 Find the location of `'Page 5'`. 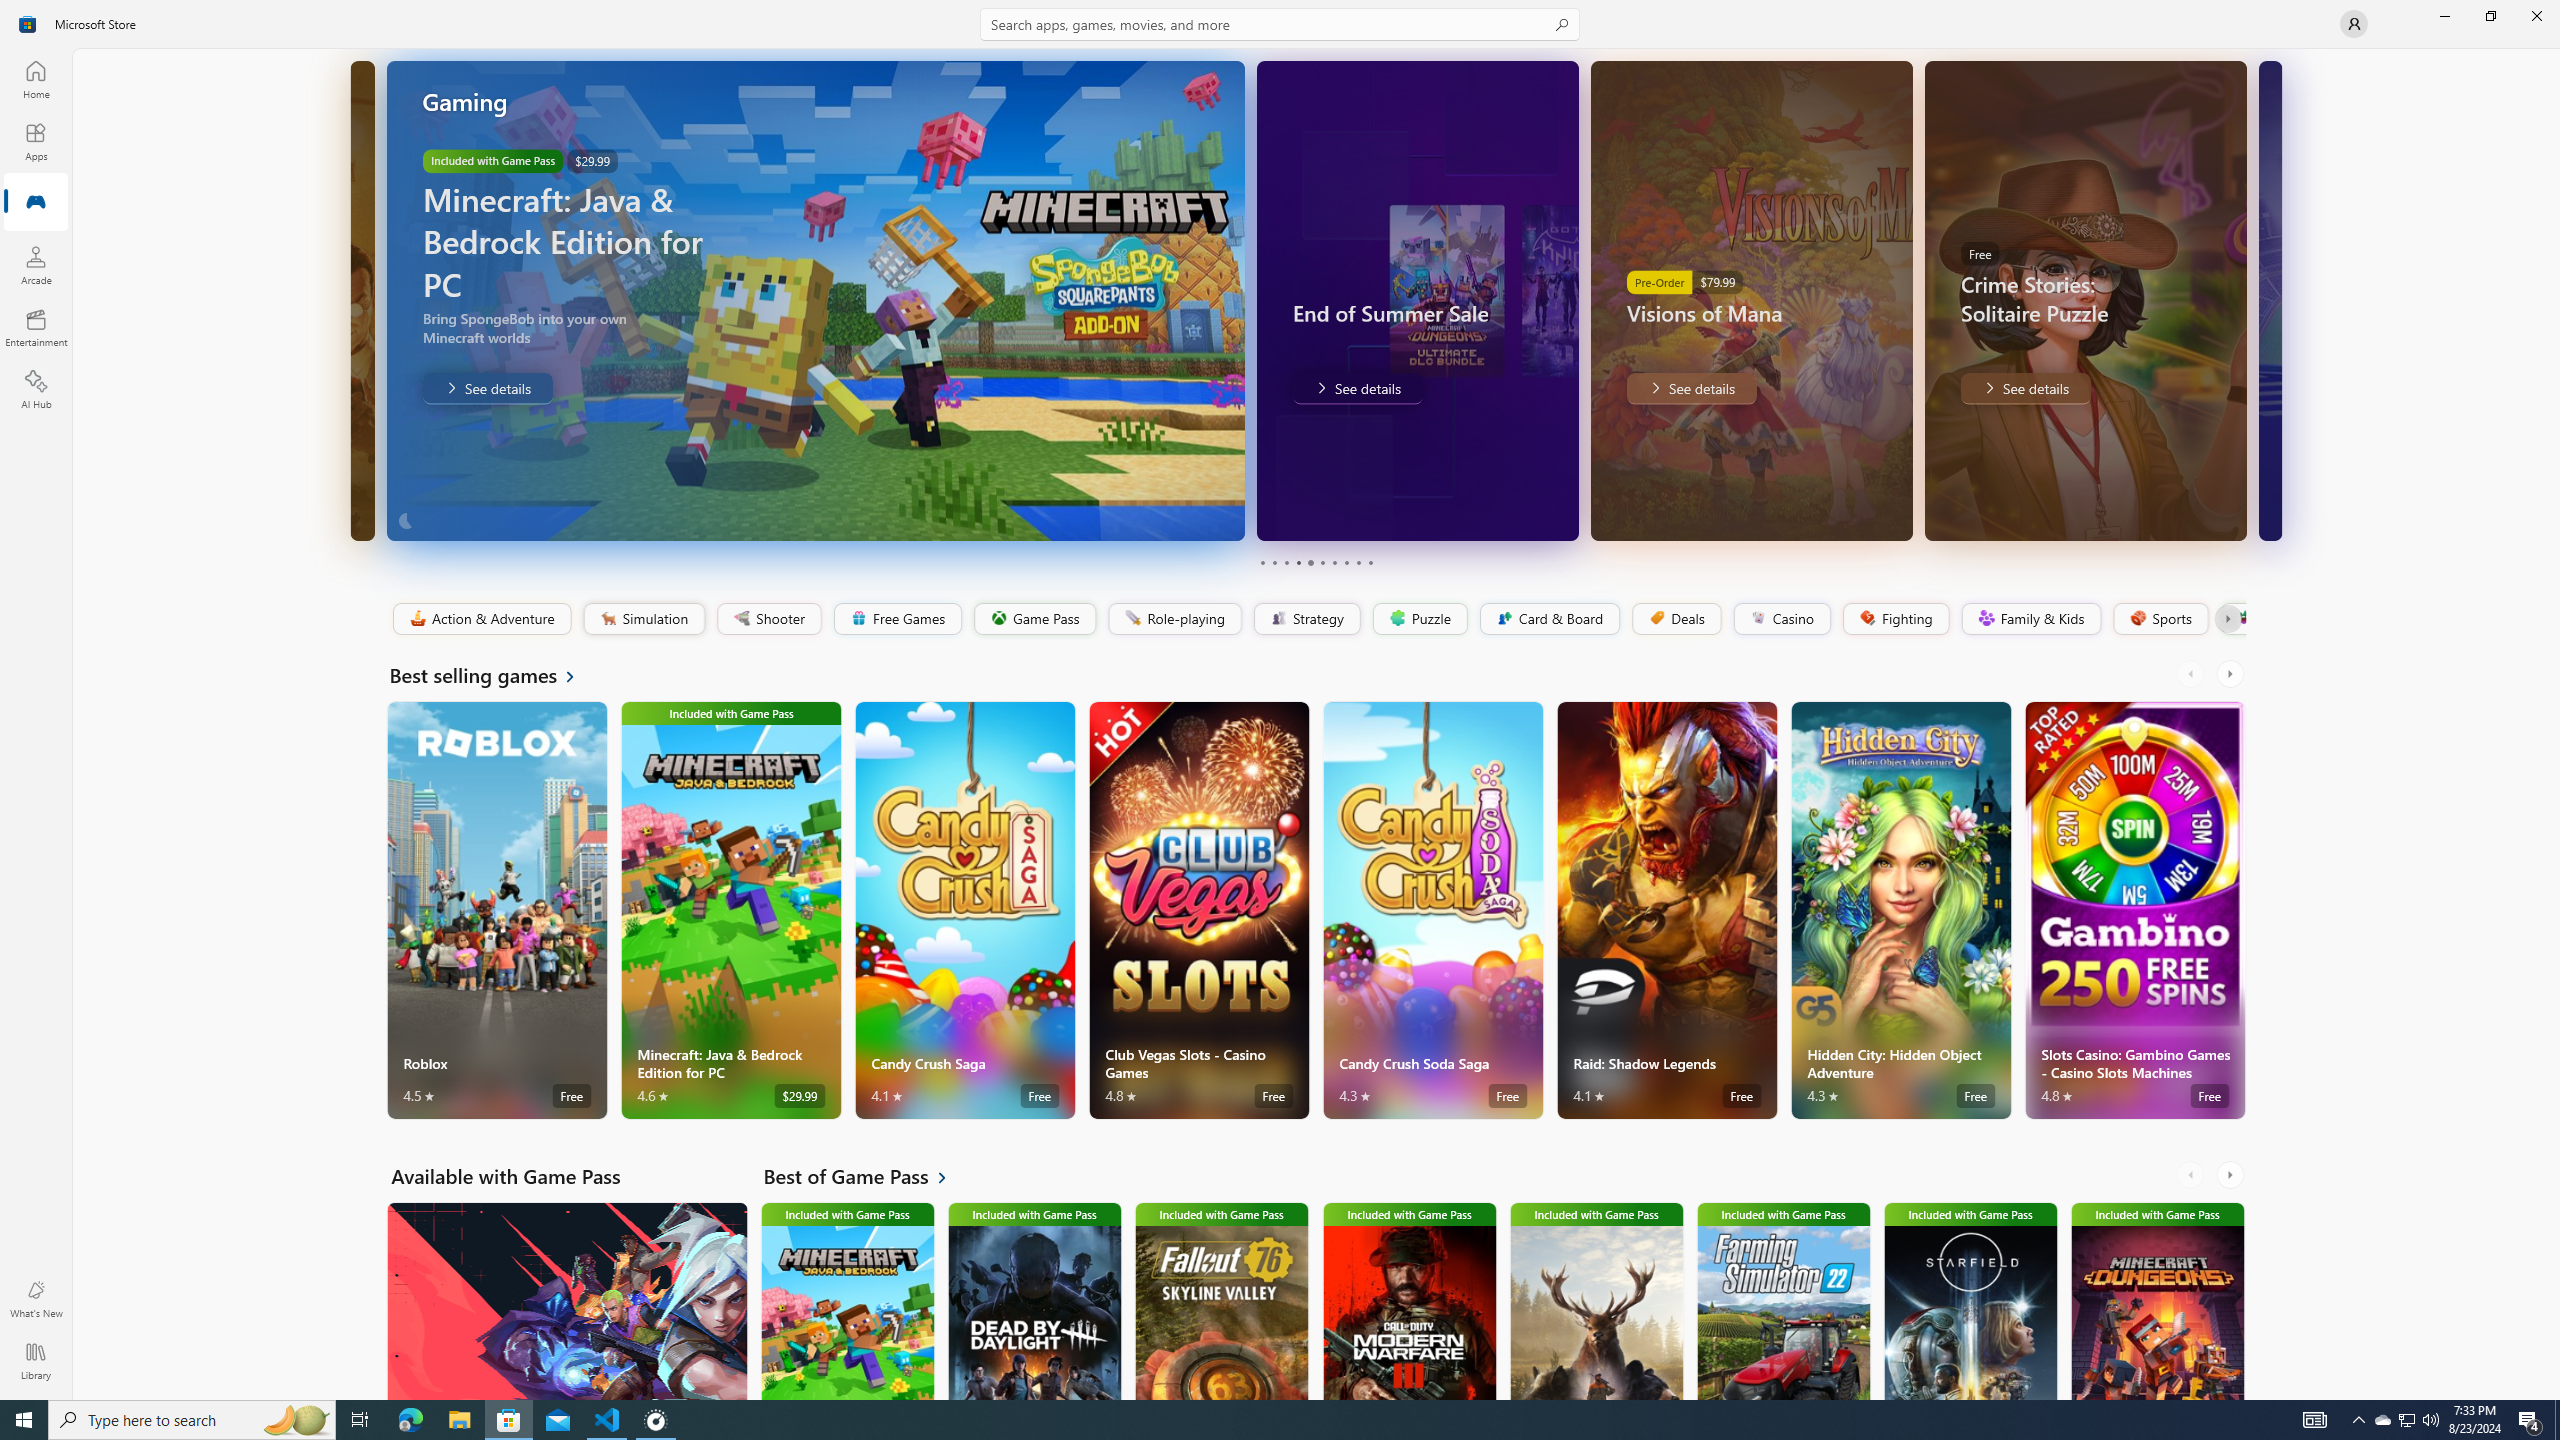

'Page 5' is located at coordinates (1308, 562).